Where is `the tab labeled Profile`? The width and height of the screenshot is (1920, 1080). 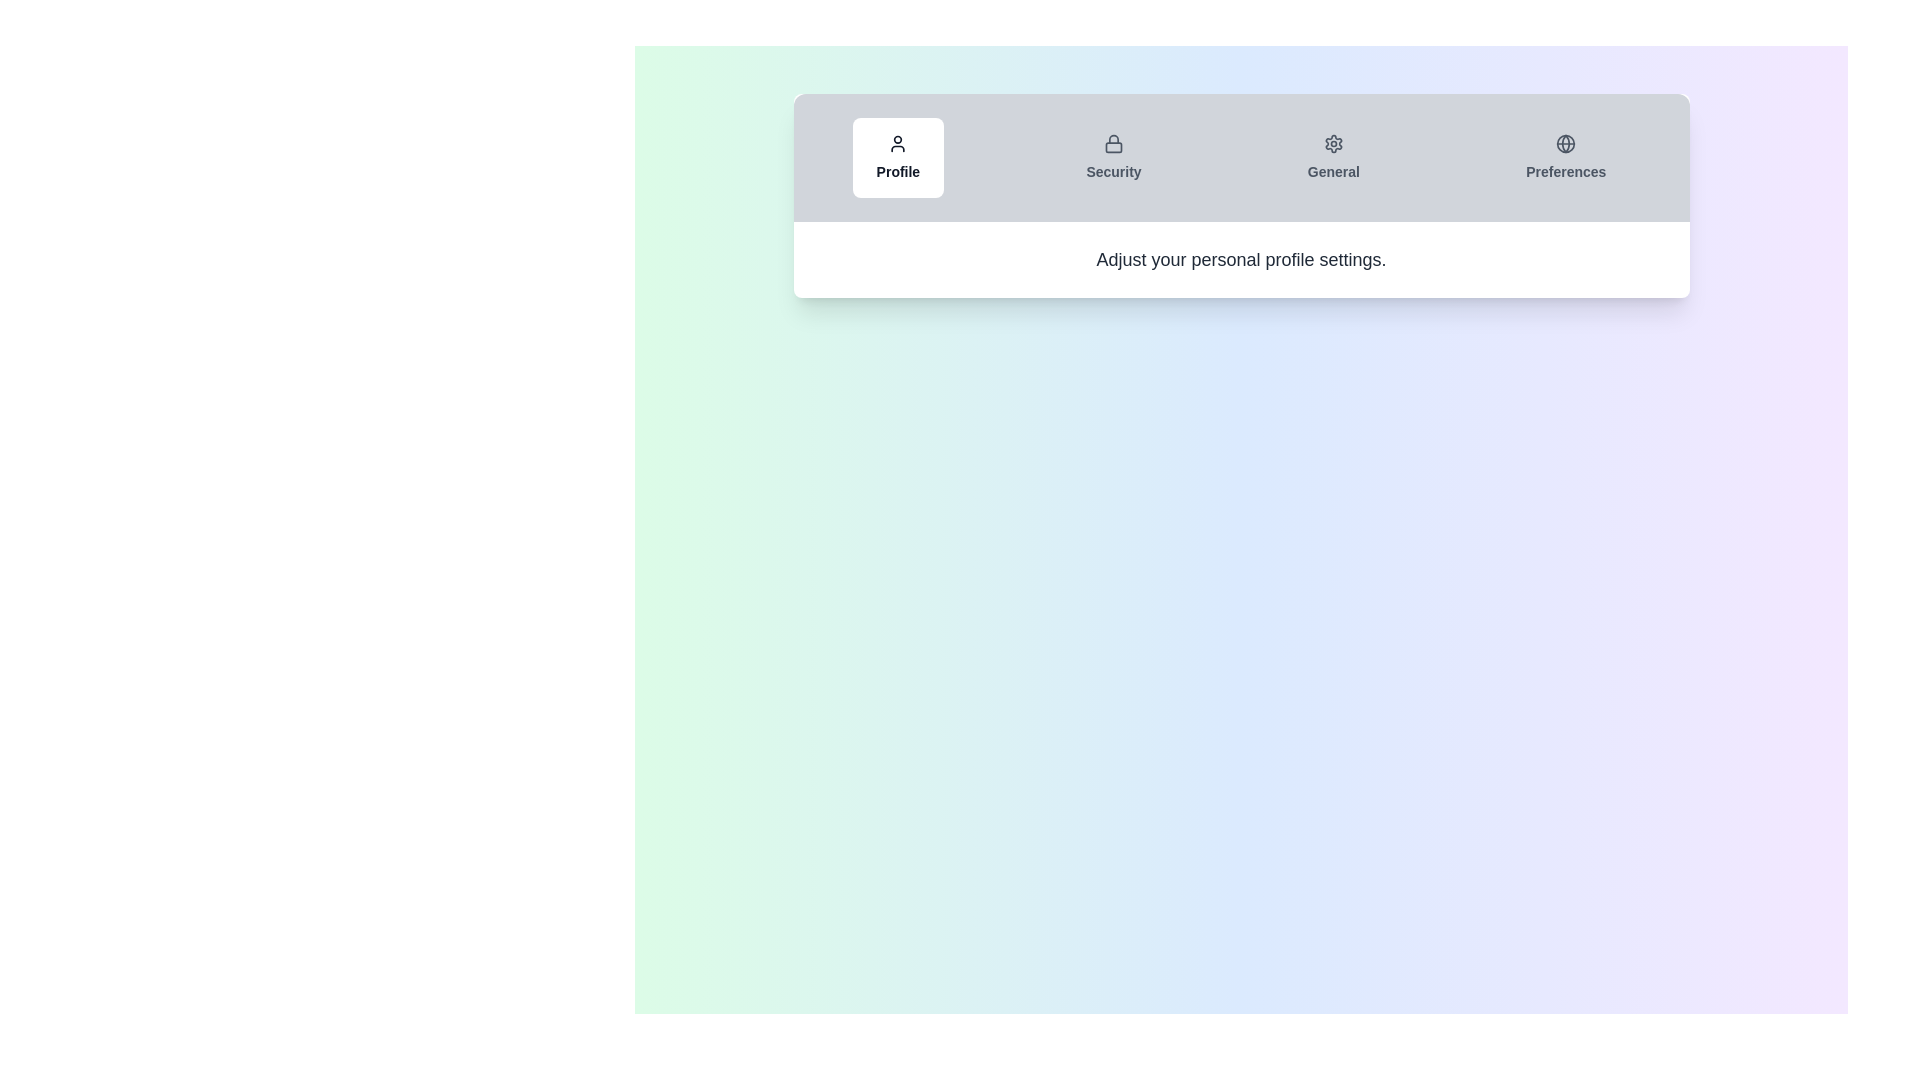
the tab labeled Profile is located at coordinates (897, 157).